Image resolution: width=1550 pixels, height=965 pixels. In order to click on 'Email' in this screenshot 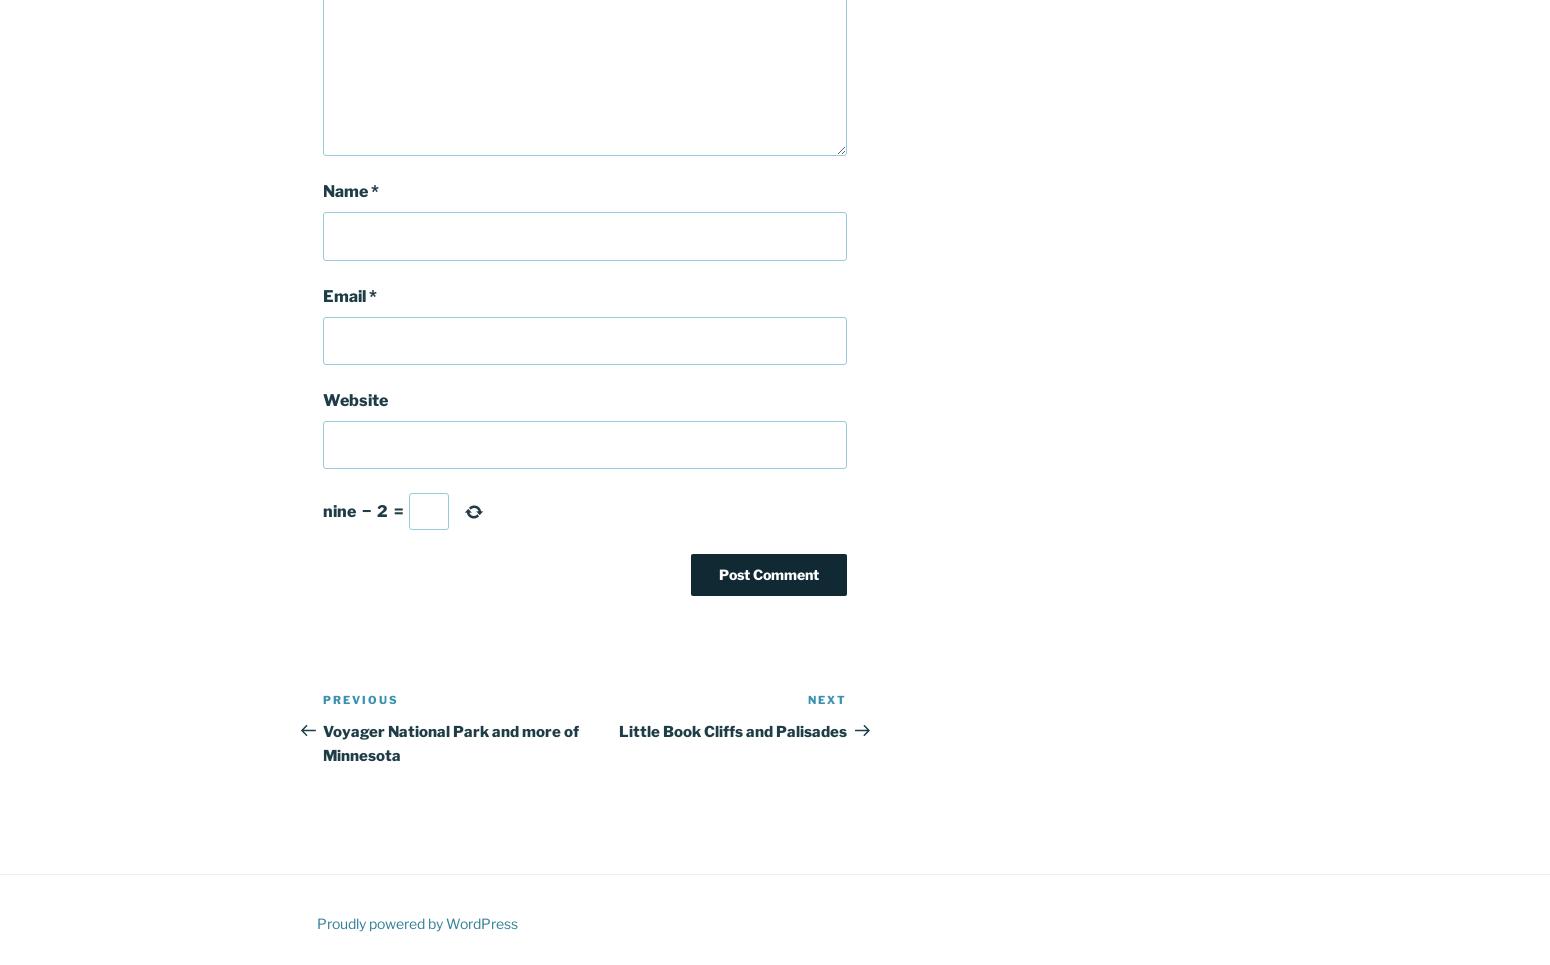, I will do `click(344, 295)`.